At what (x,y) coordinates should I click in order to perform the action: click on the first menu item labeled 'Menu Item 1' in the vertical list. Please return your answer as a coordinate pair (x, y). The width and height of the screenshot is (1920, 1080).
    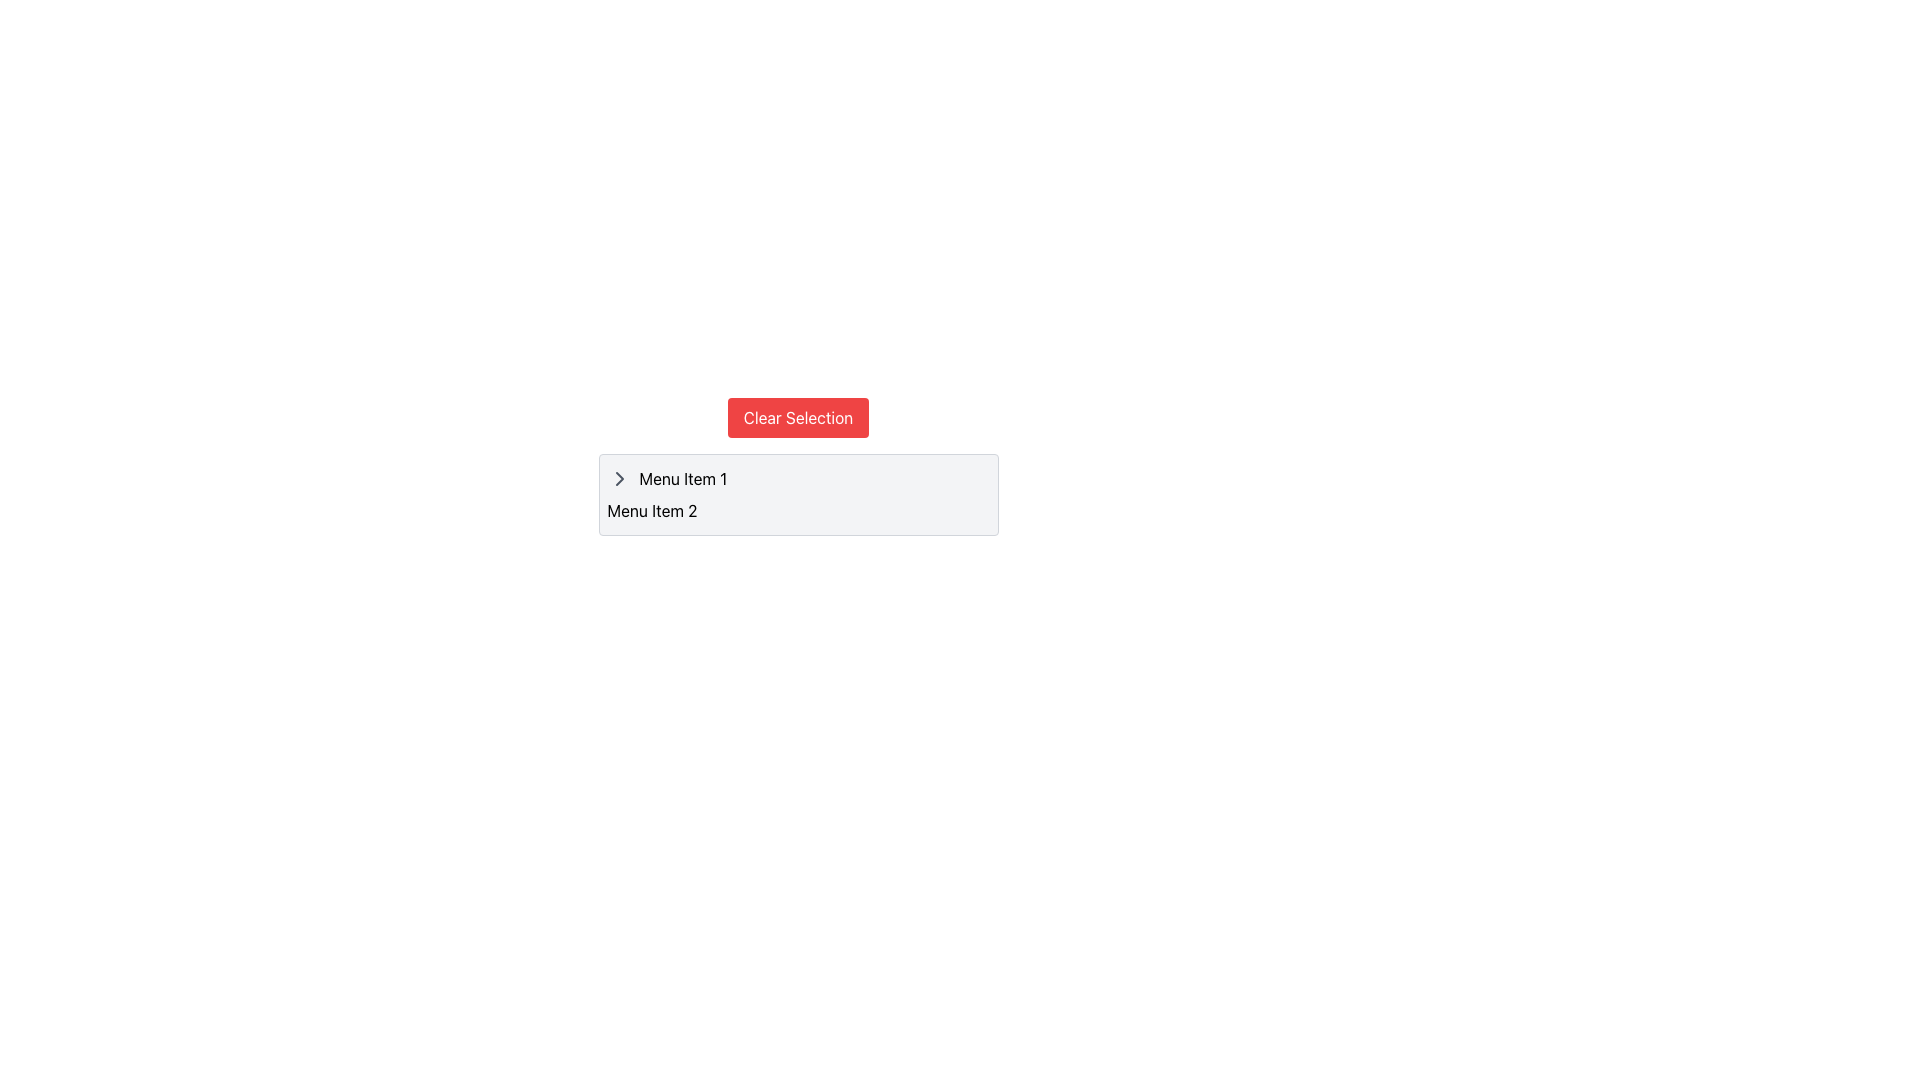
    Looking at the image, I should click on (797, 478).